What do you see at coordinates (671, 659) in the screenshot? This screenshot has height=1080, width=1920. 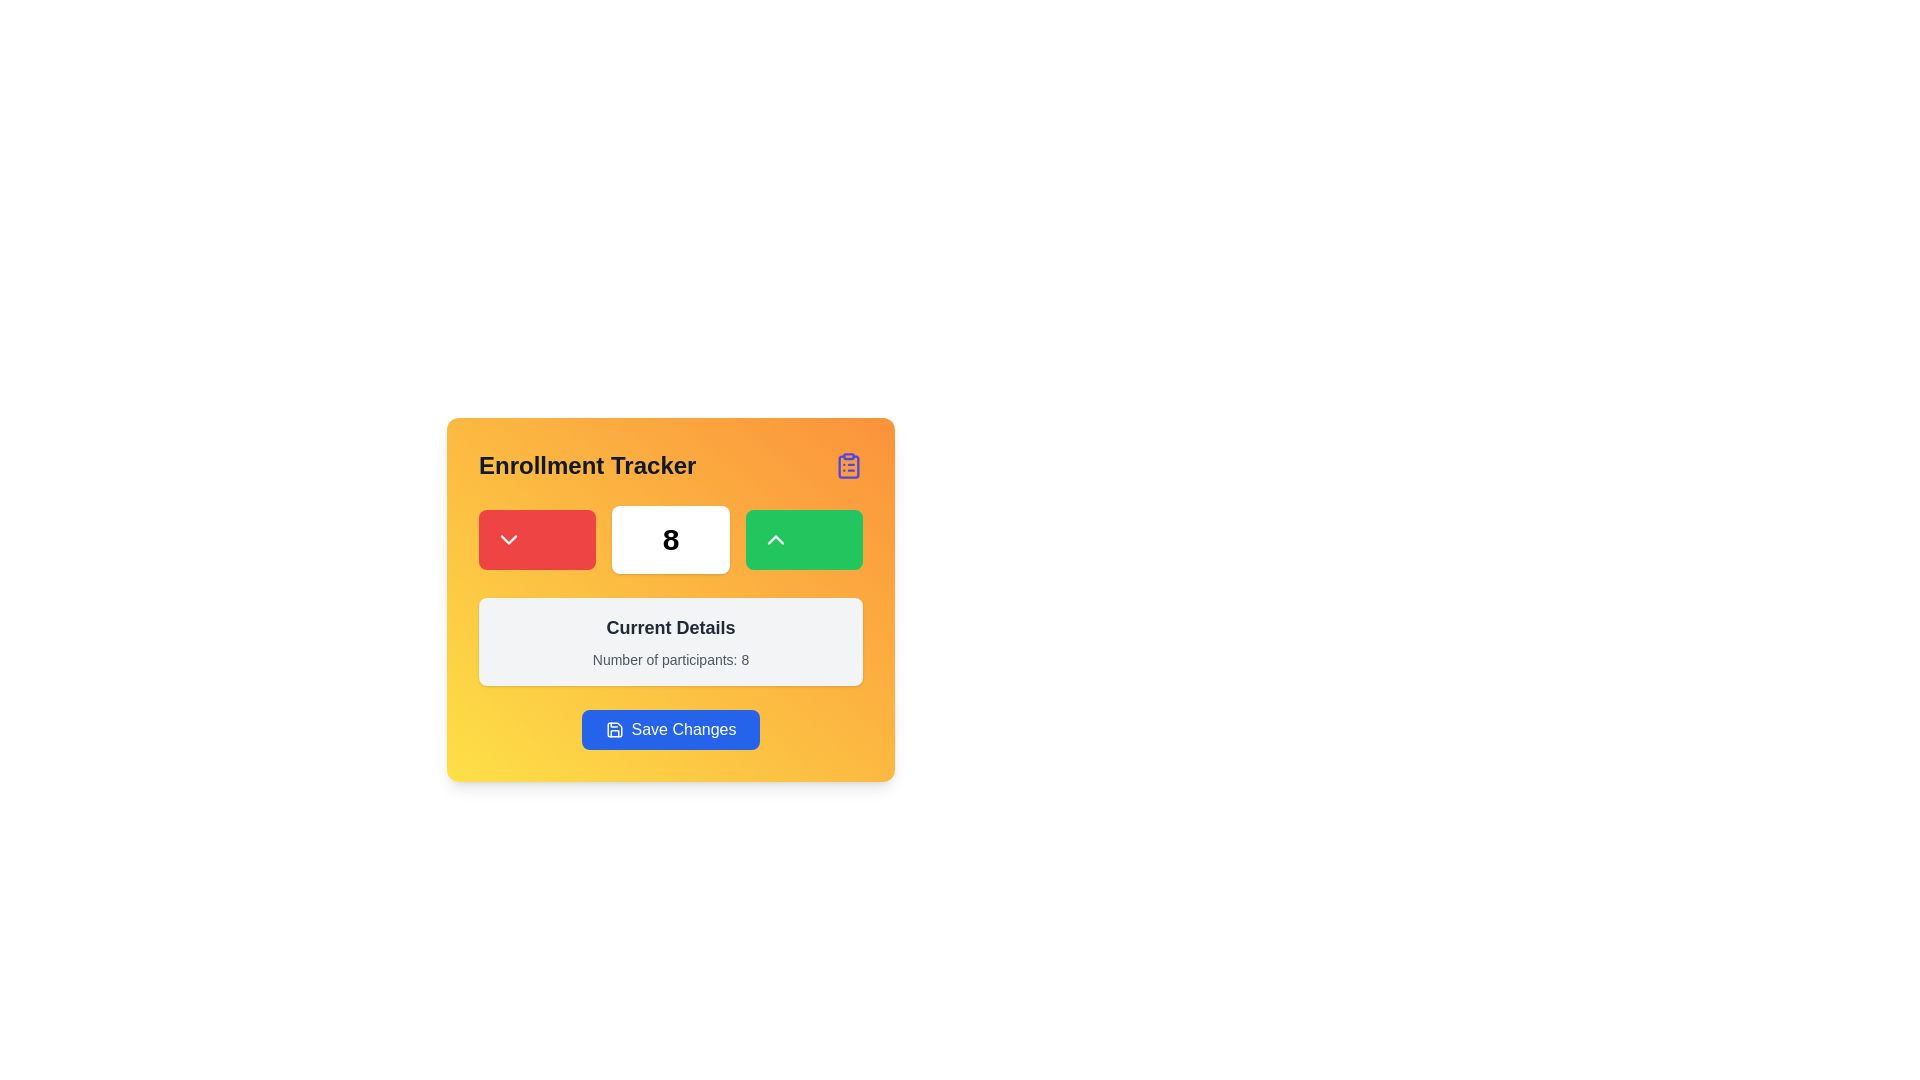 I see `informational text displaying the number of participants, located below the 'Current Details' text in a panel with a light gray background` at bounding box center [671, 659].